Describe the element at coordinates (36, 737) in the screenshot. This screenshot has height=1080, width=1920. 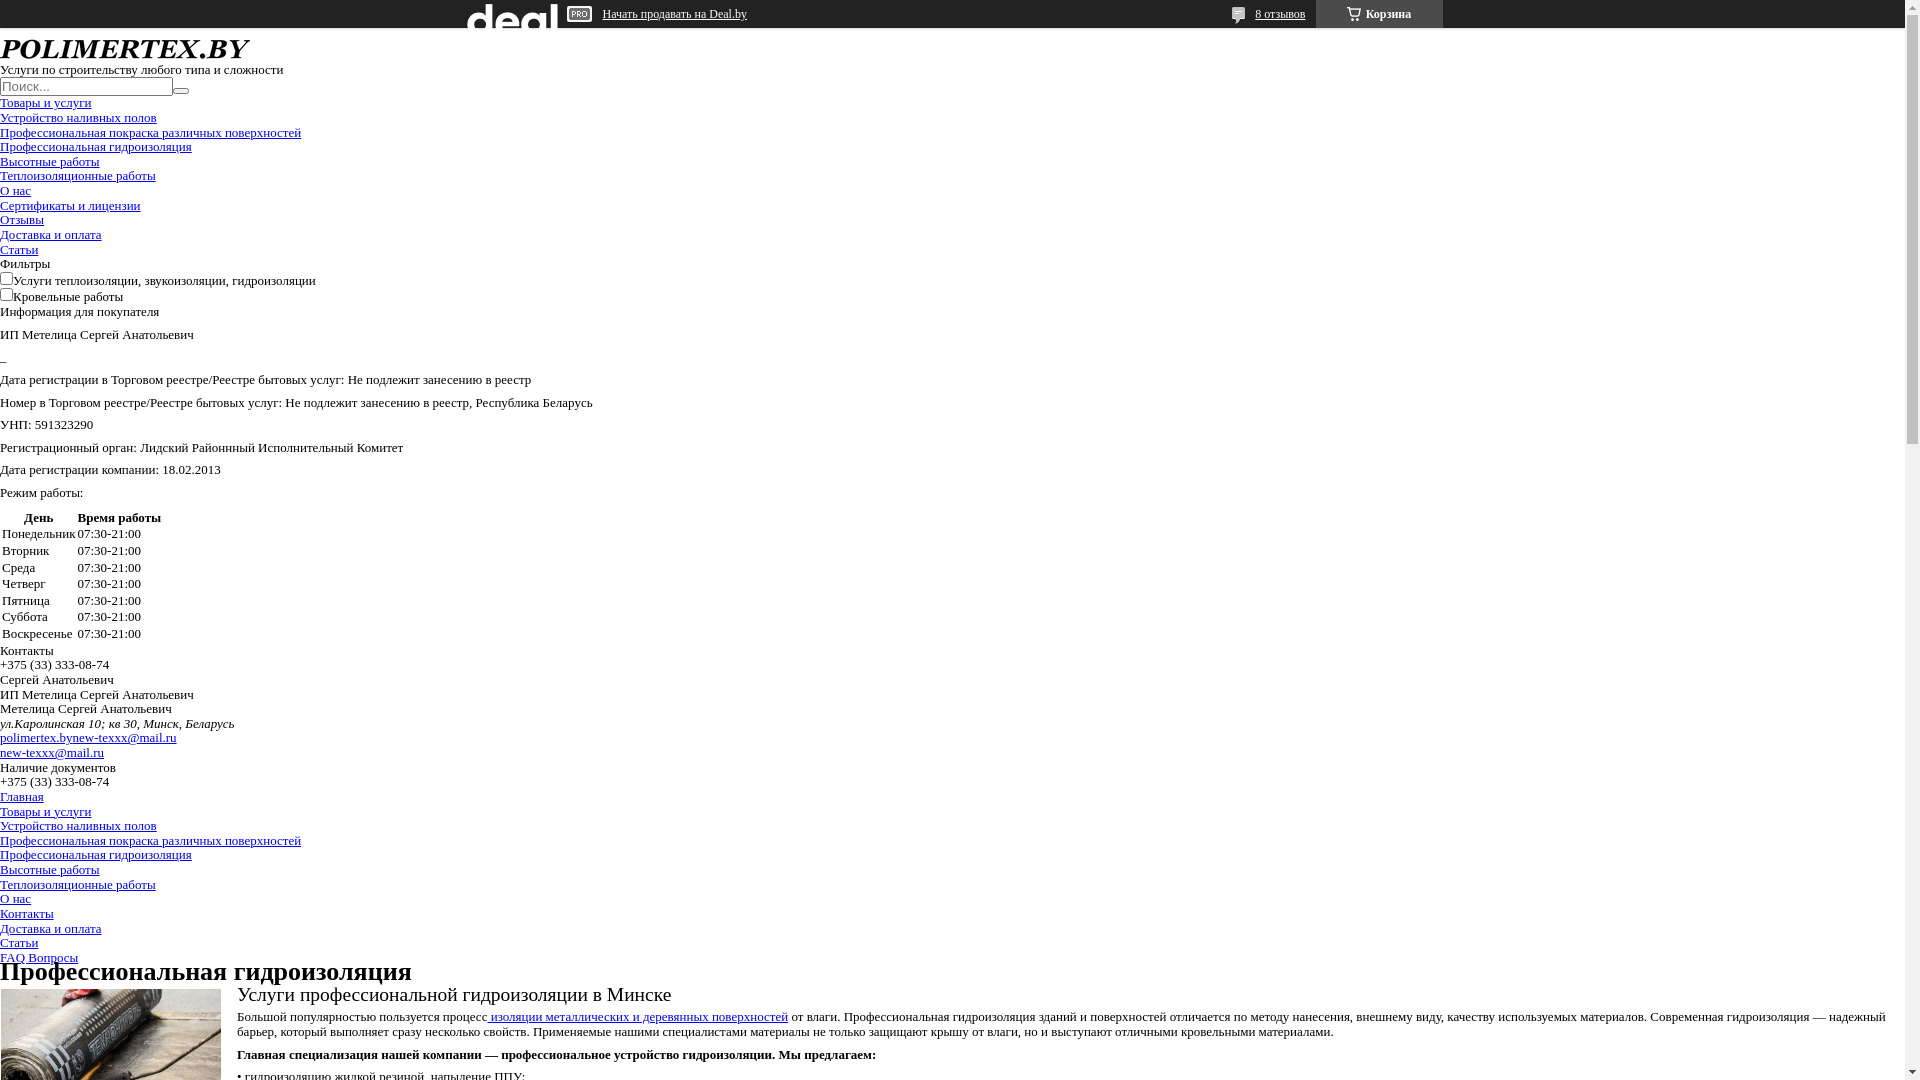
I see `'polimertex.by'` at that location.